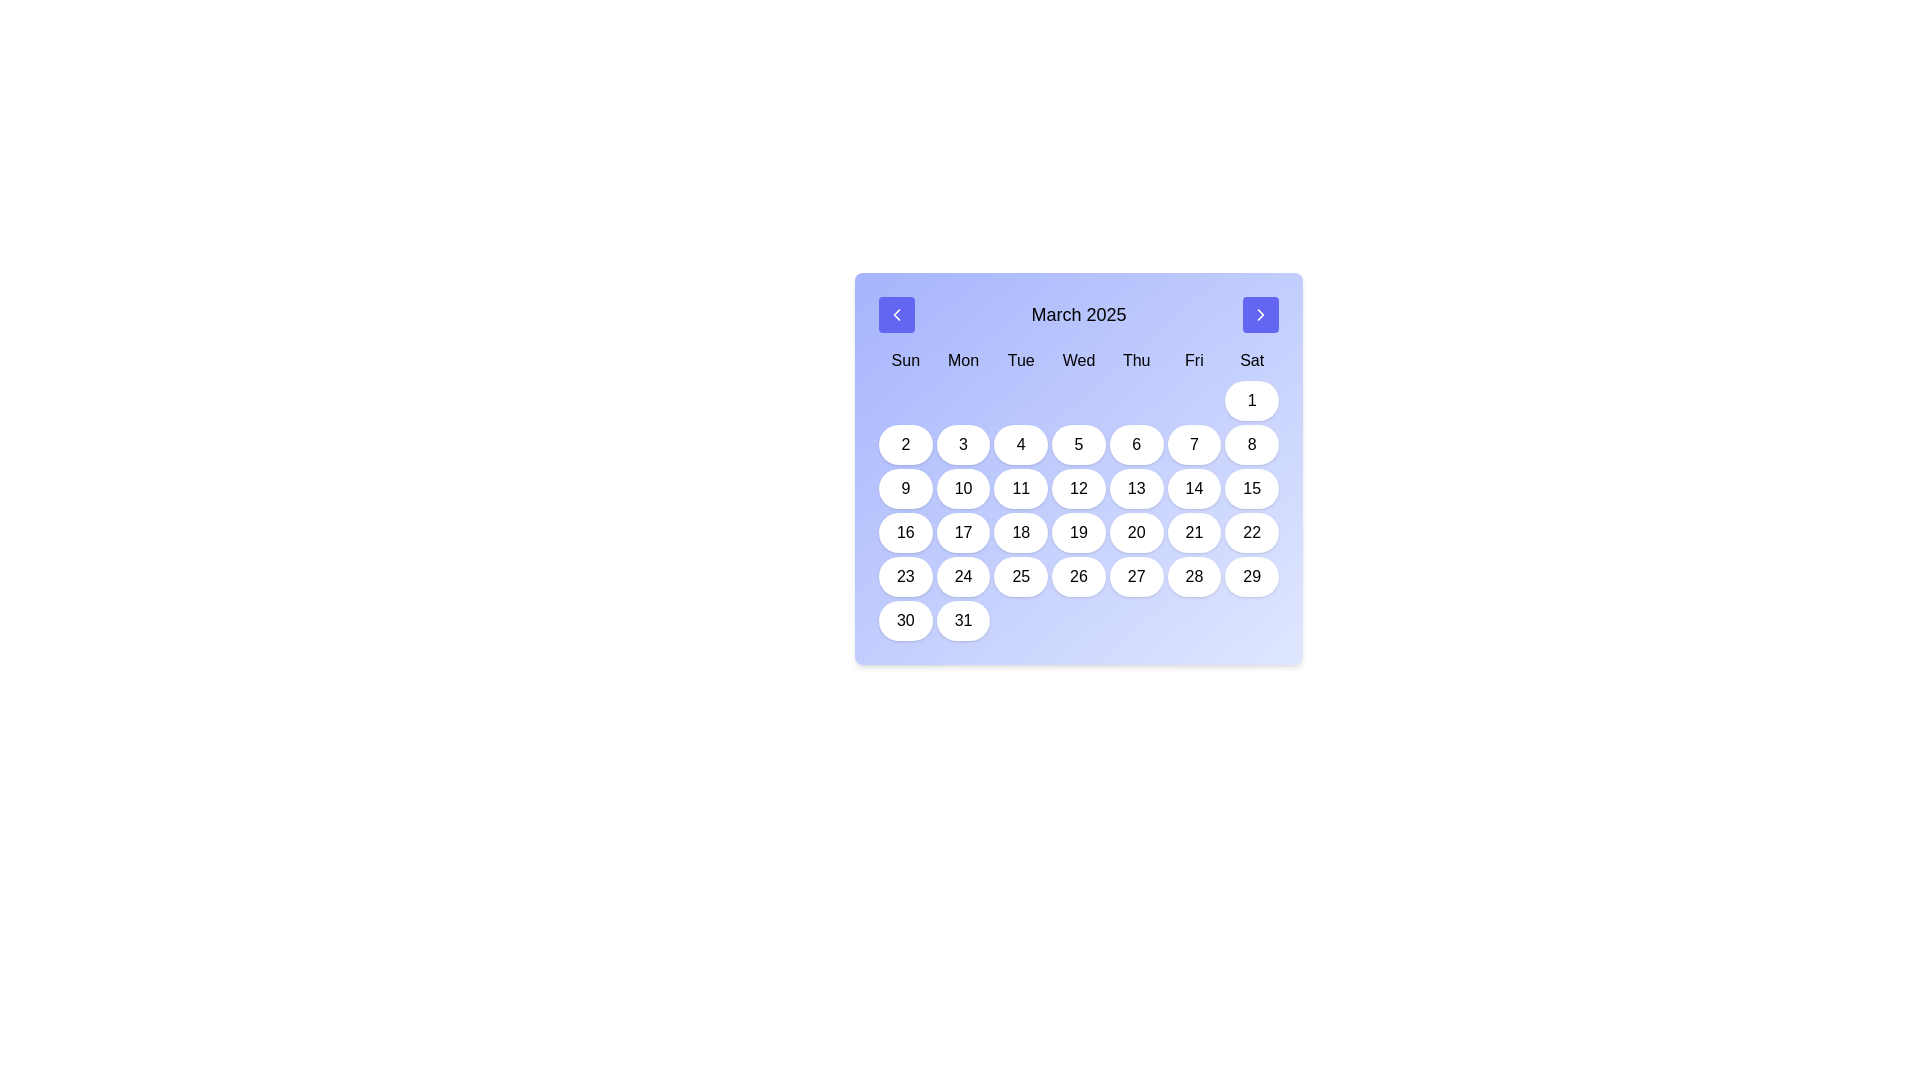  Describe the element at coordinates (1260, 315) in the screenshot. I see `the rightward chevron arrow icon located in the upper right corner of the calendar card, adjacent to the days of the week heading` at that location.